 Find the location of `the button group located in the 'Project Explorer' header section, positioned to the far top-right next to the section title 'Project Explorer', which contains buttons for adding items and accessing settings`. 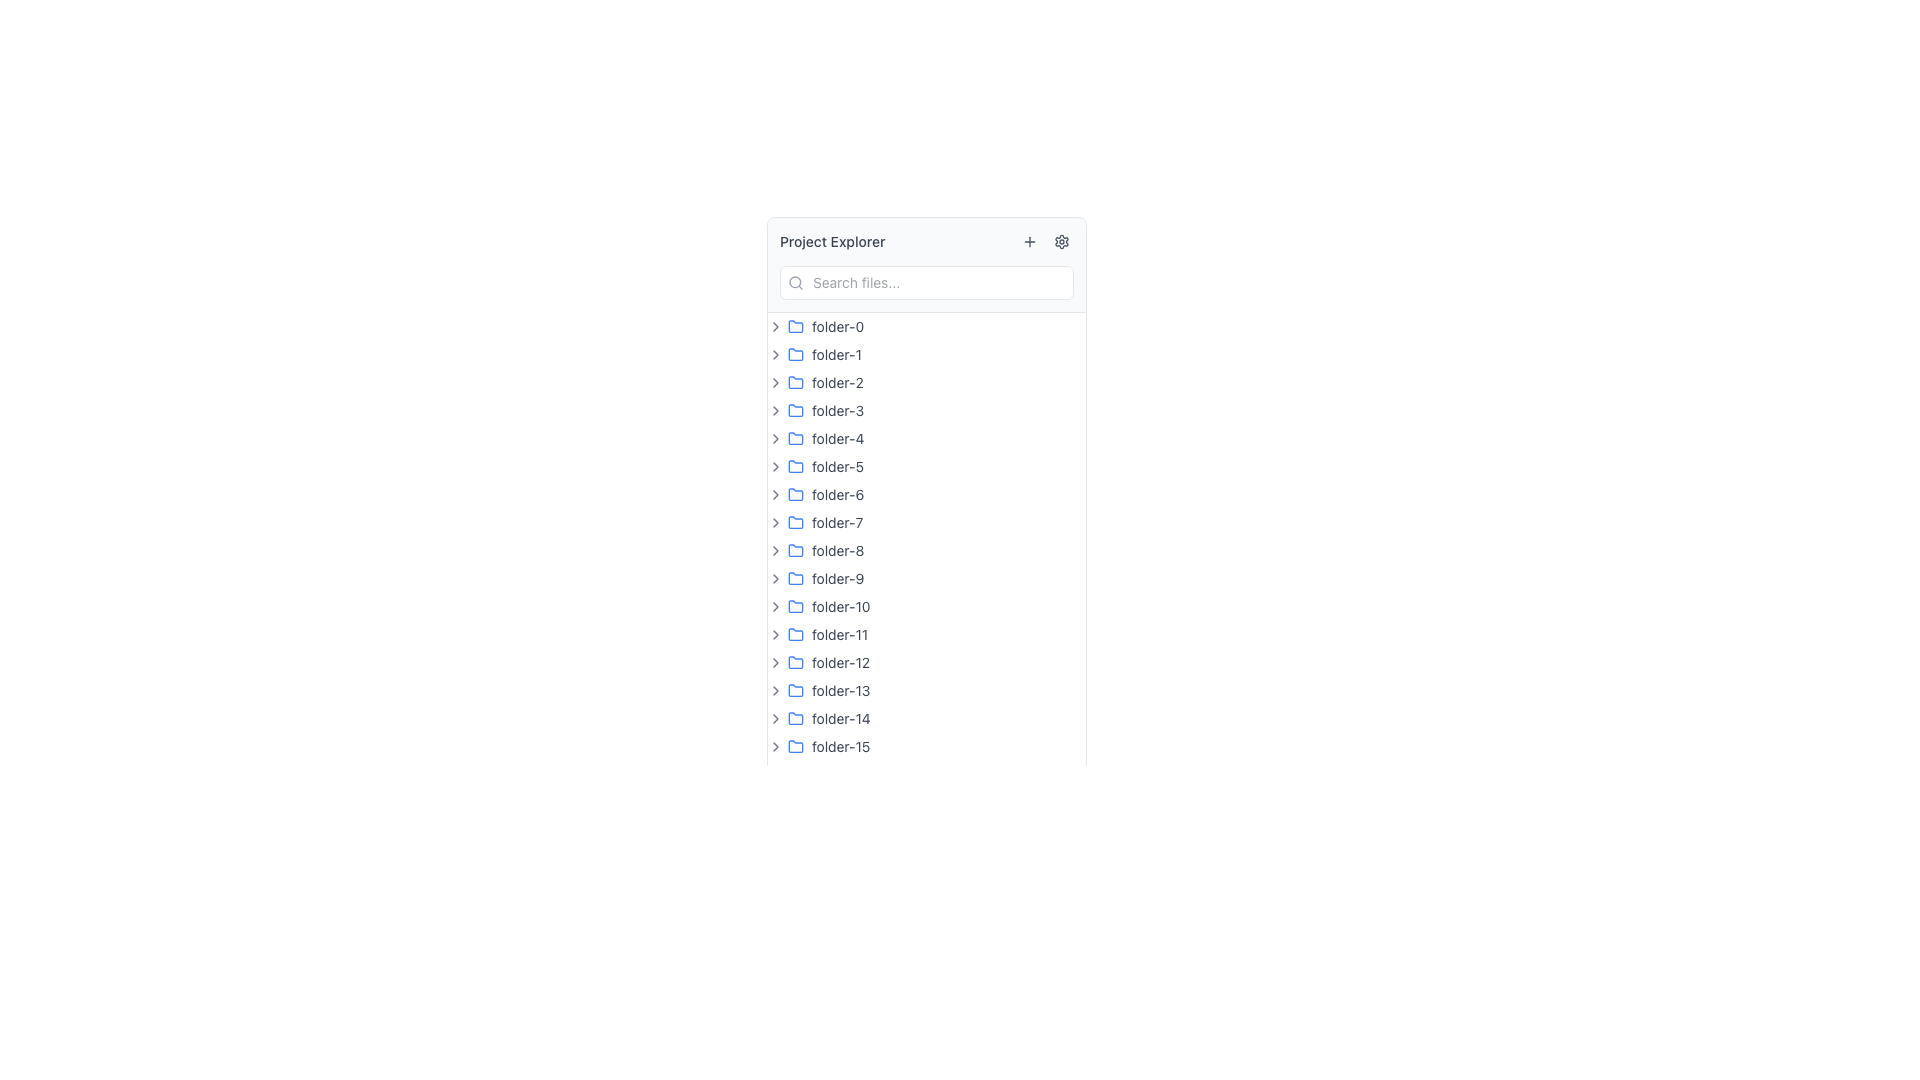

the button group located in the 'Project Explorer' header section, positioned to the far top-right next to the section title 'Project Explorer', which contains buttons for adding items and accessing settings is located at coordinates (1045, 241).